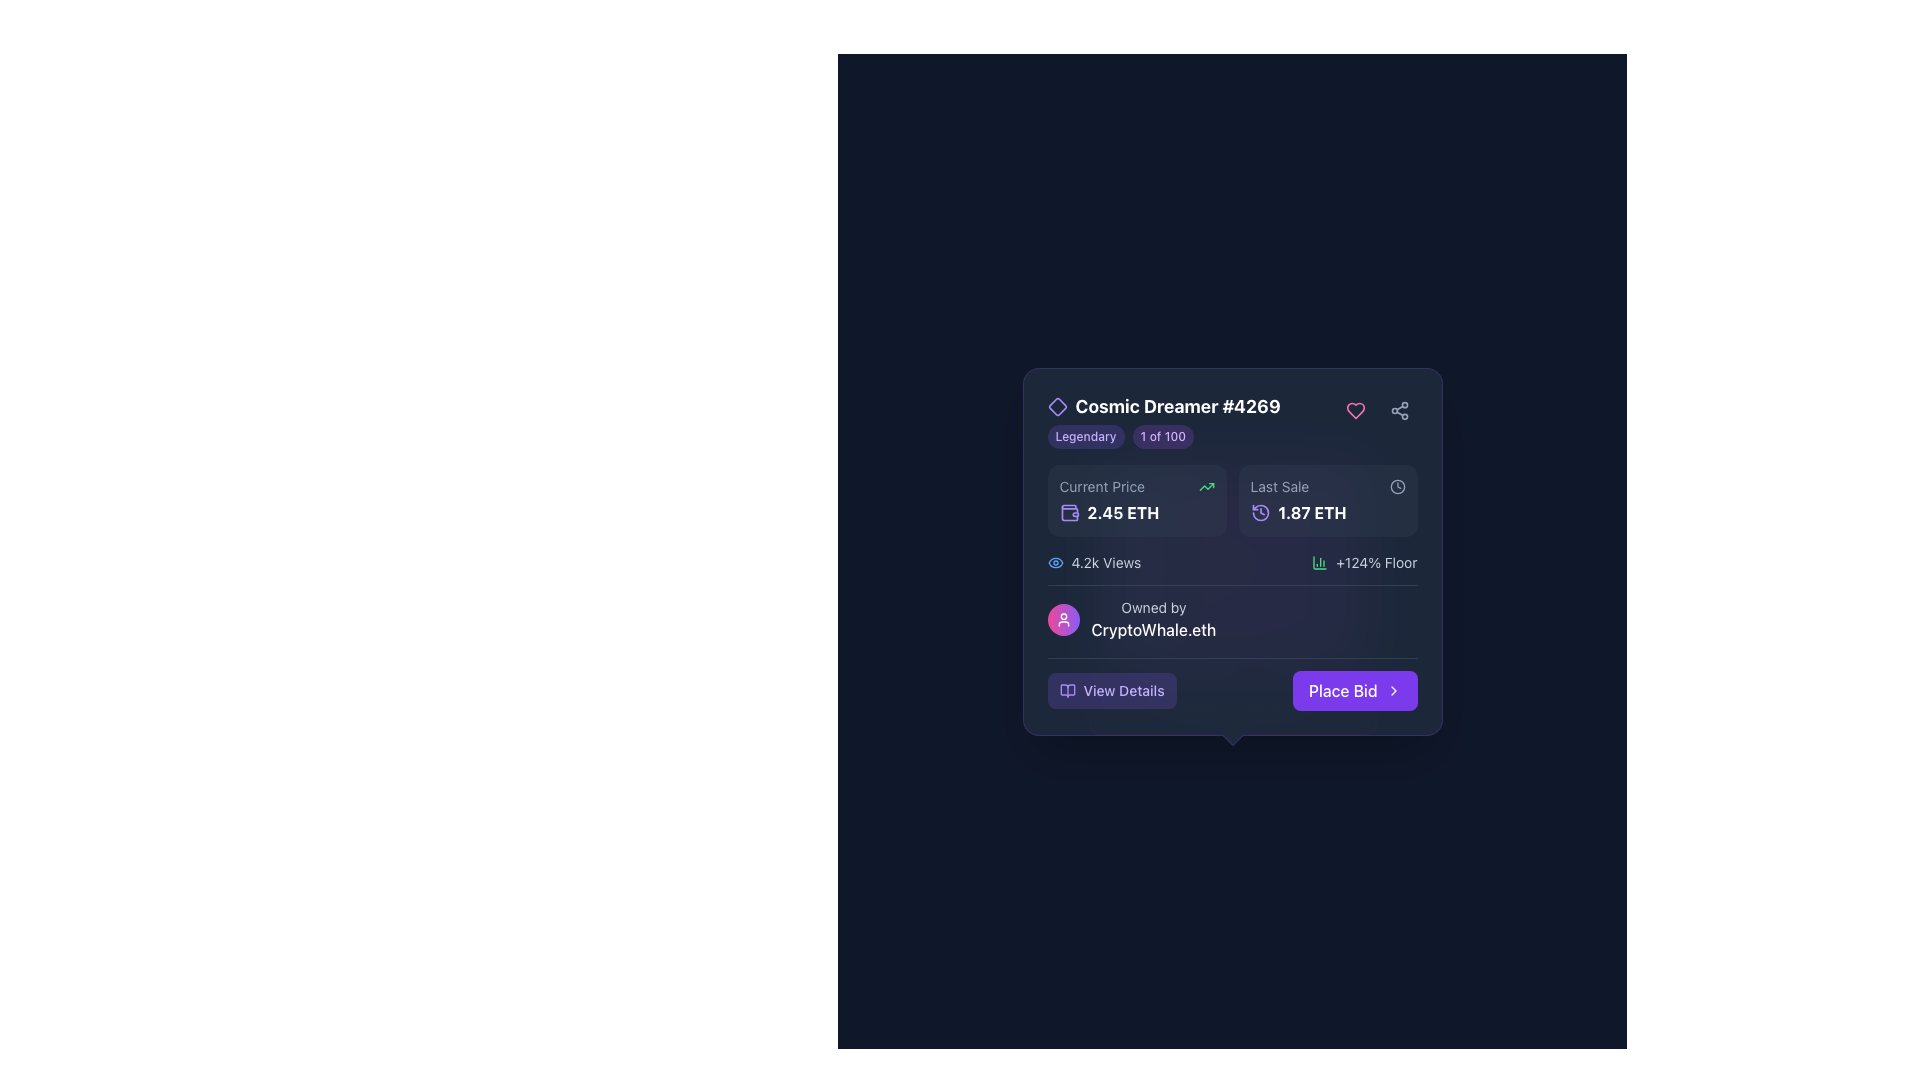 This screenshot has height=1080, width=1920. I want to click on the information displayed on the 'Last Sale' label, which shows the last sale amount in Ethereum (ETH) and is accompanied by a clock icon, positioned to the right of the 'Current Price' section, so click(1328, 512).